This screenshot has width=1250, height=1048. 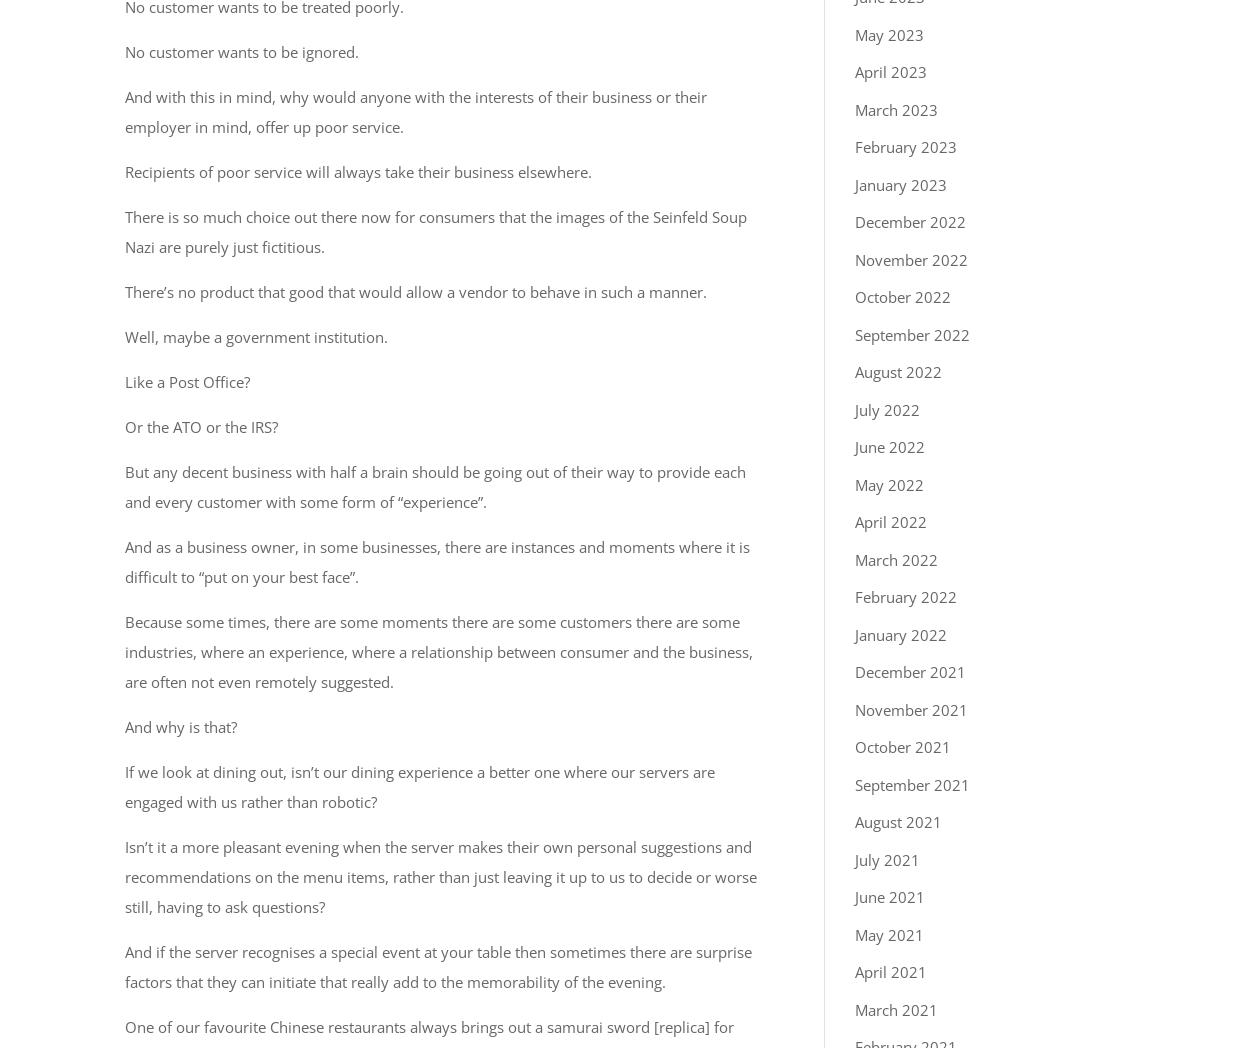 What do you see at coordinates (903, 747) in the screenshot?
I see `'October 2021'` at bounding box center [903, 747].